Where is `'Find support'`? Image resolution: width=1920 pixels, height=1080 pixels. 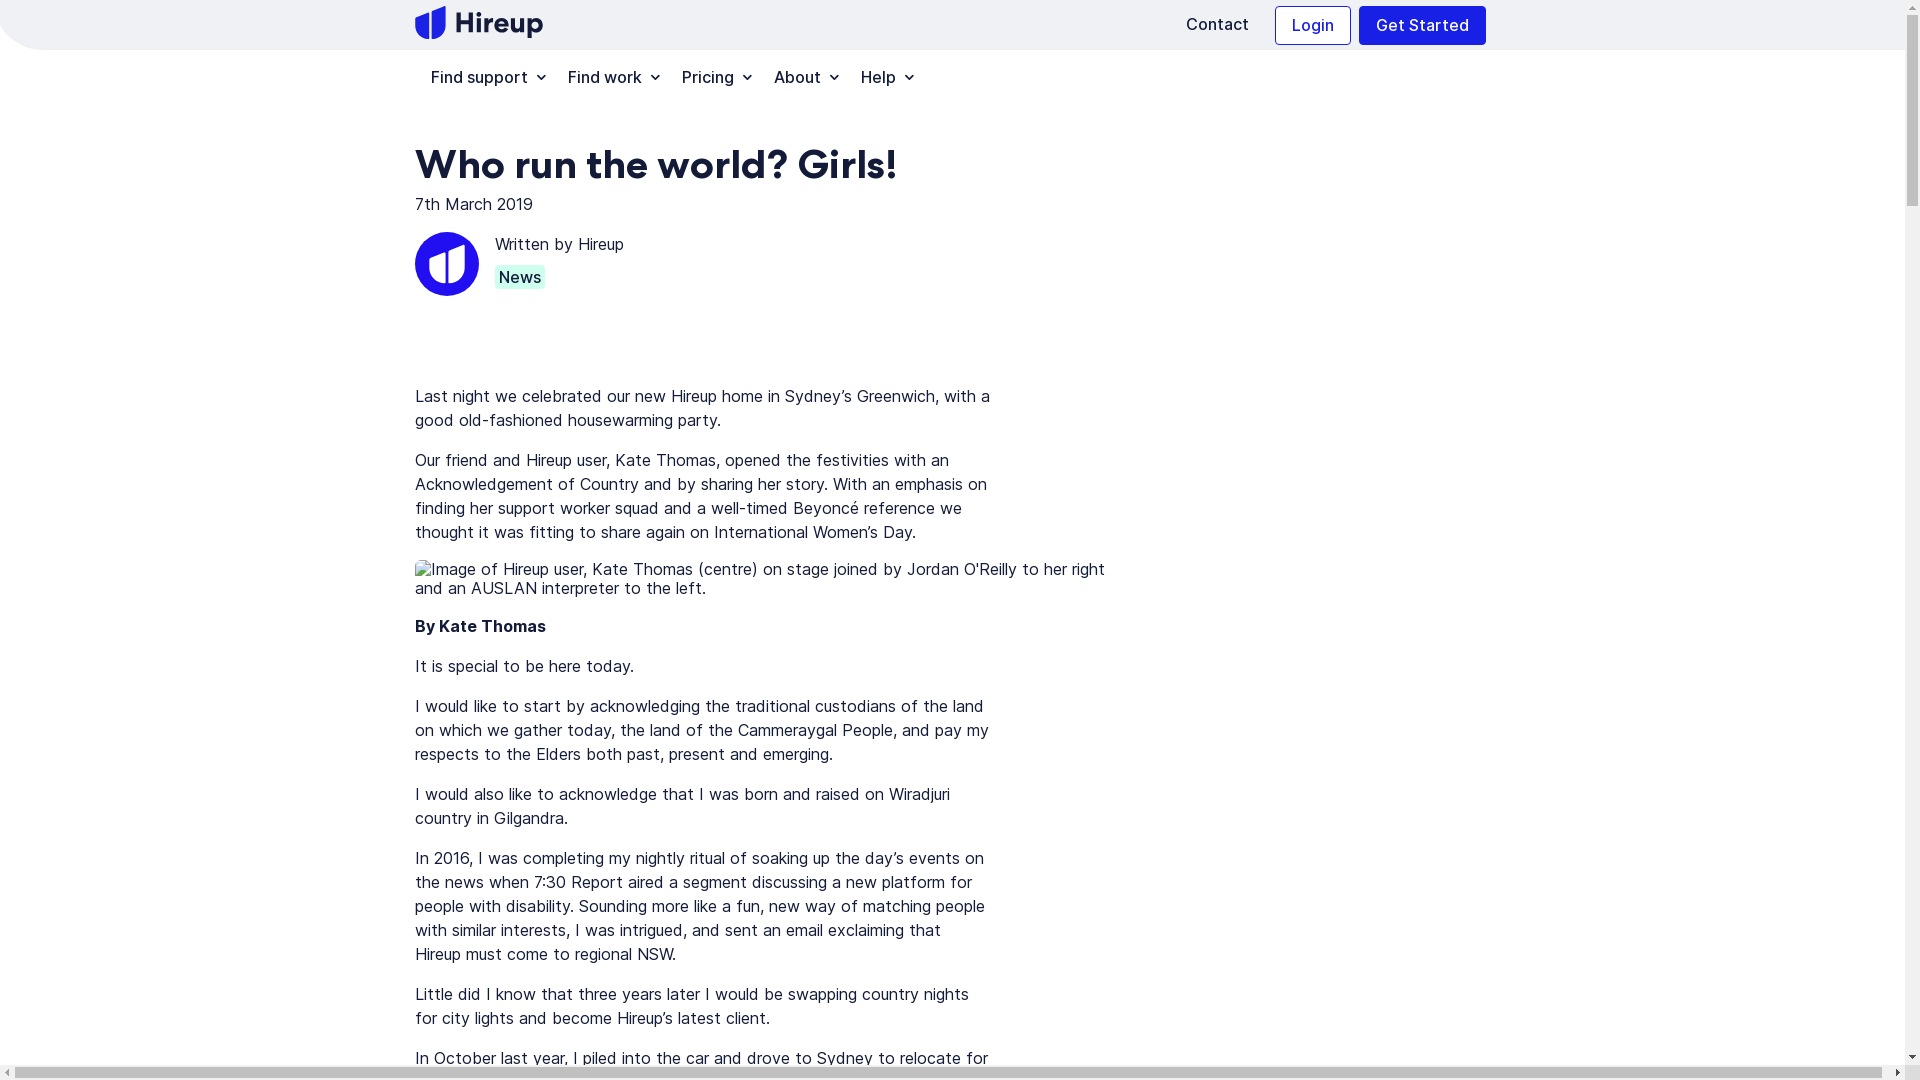
'Find support' is located at coordinates (483, 76).